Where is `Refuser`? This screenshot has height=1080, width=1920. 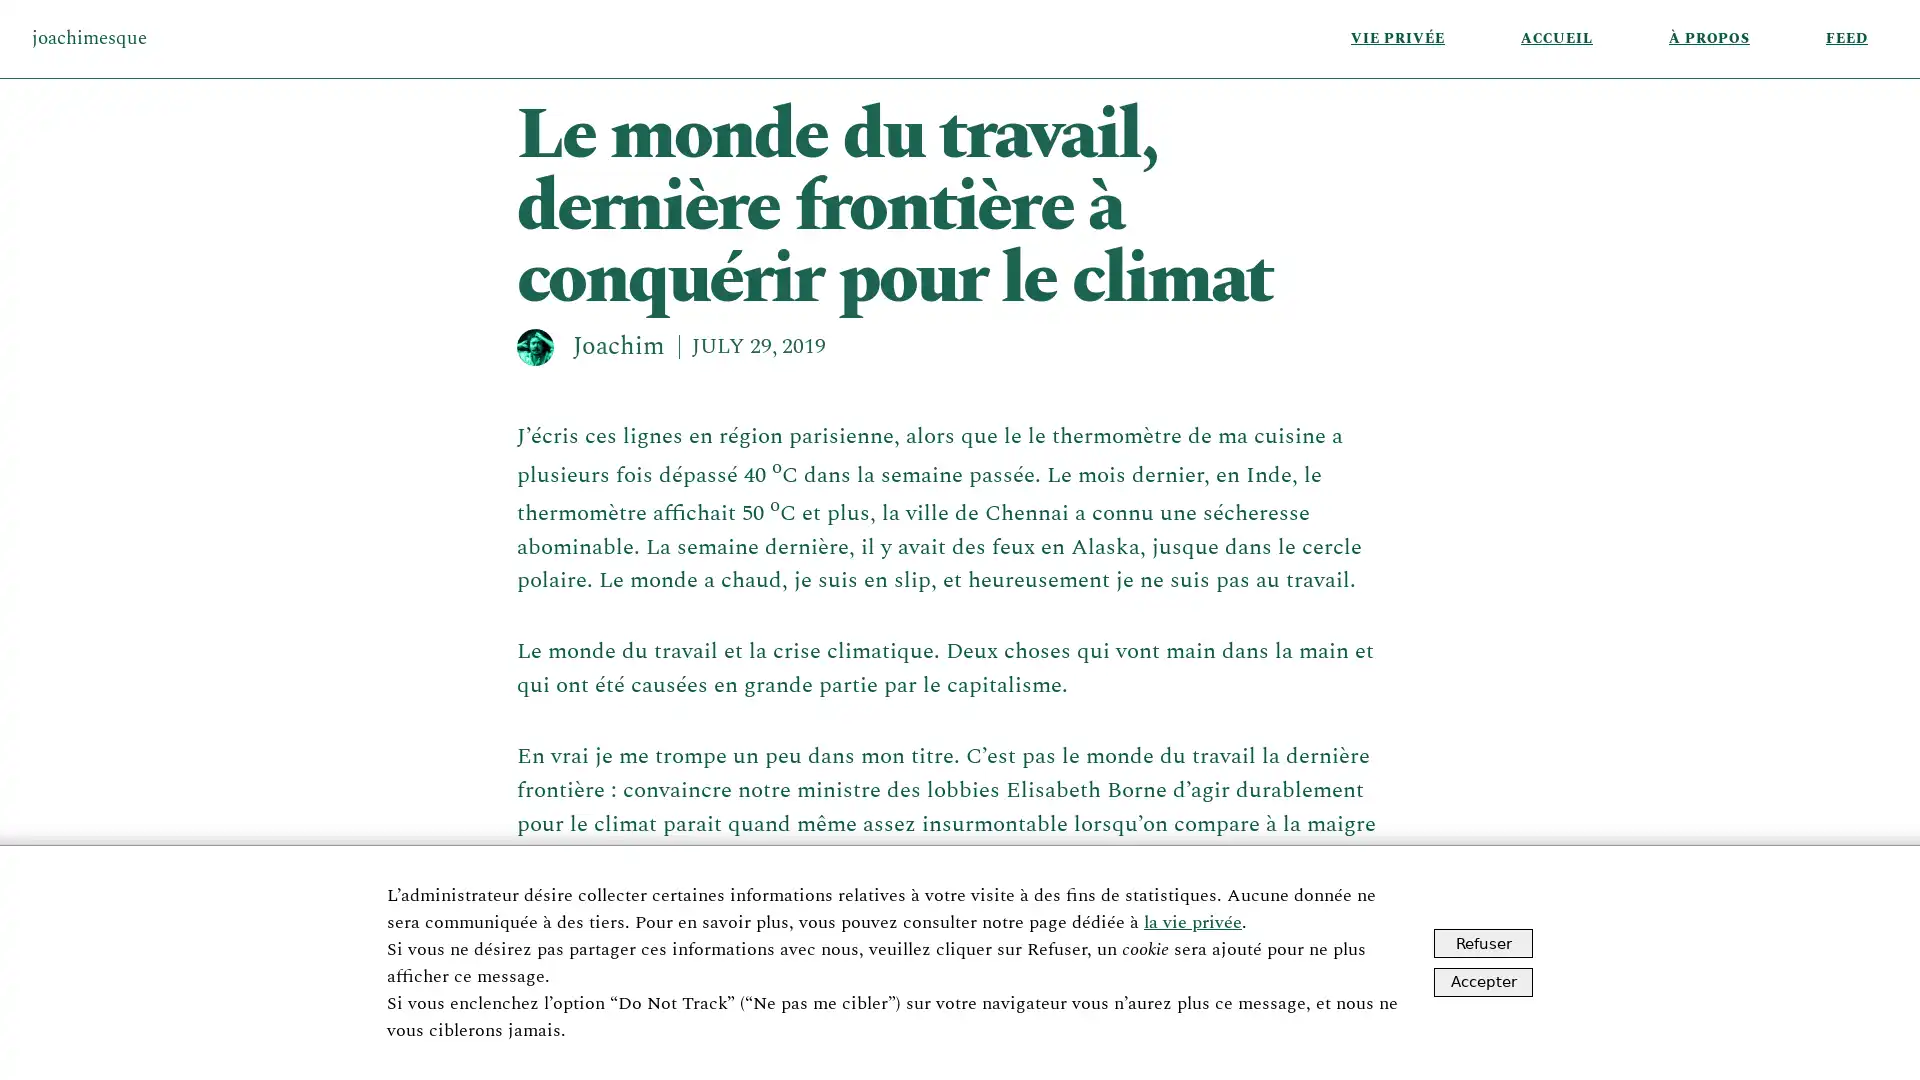
Refuser is located at coordinates (1483, 943).